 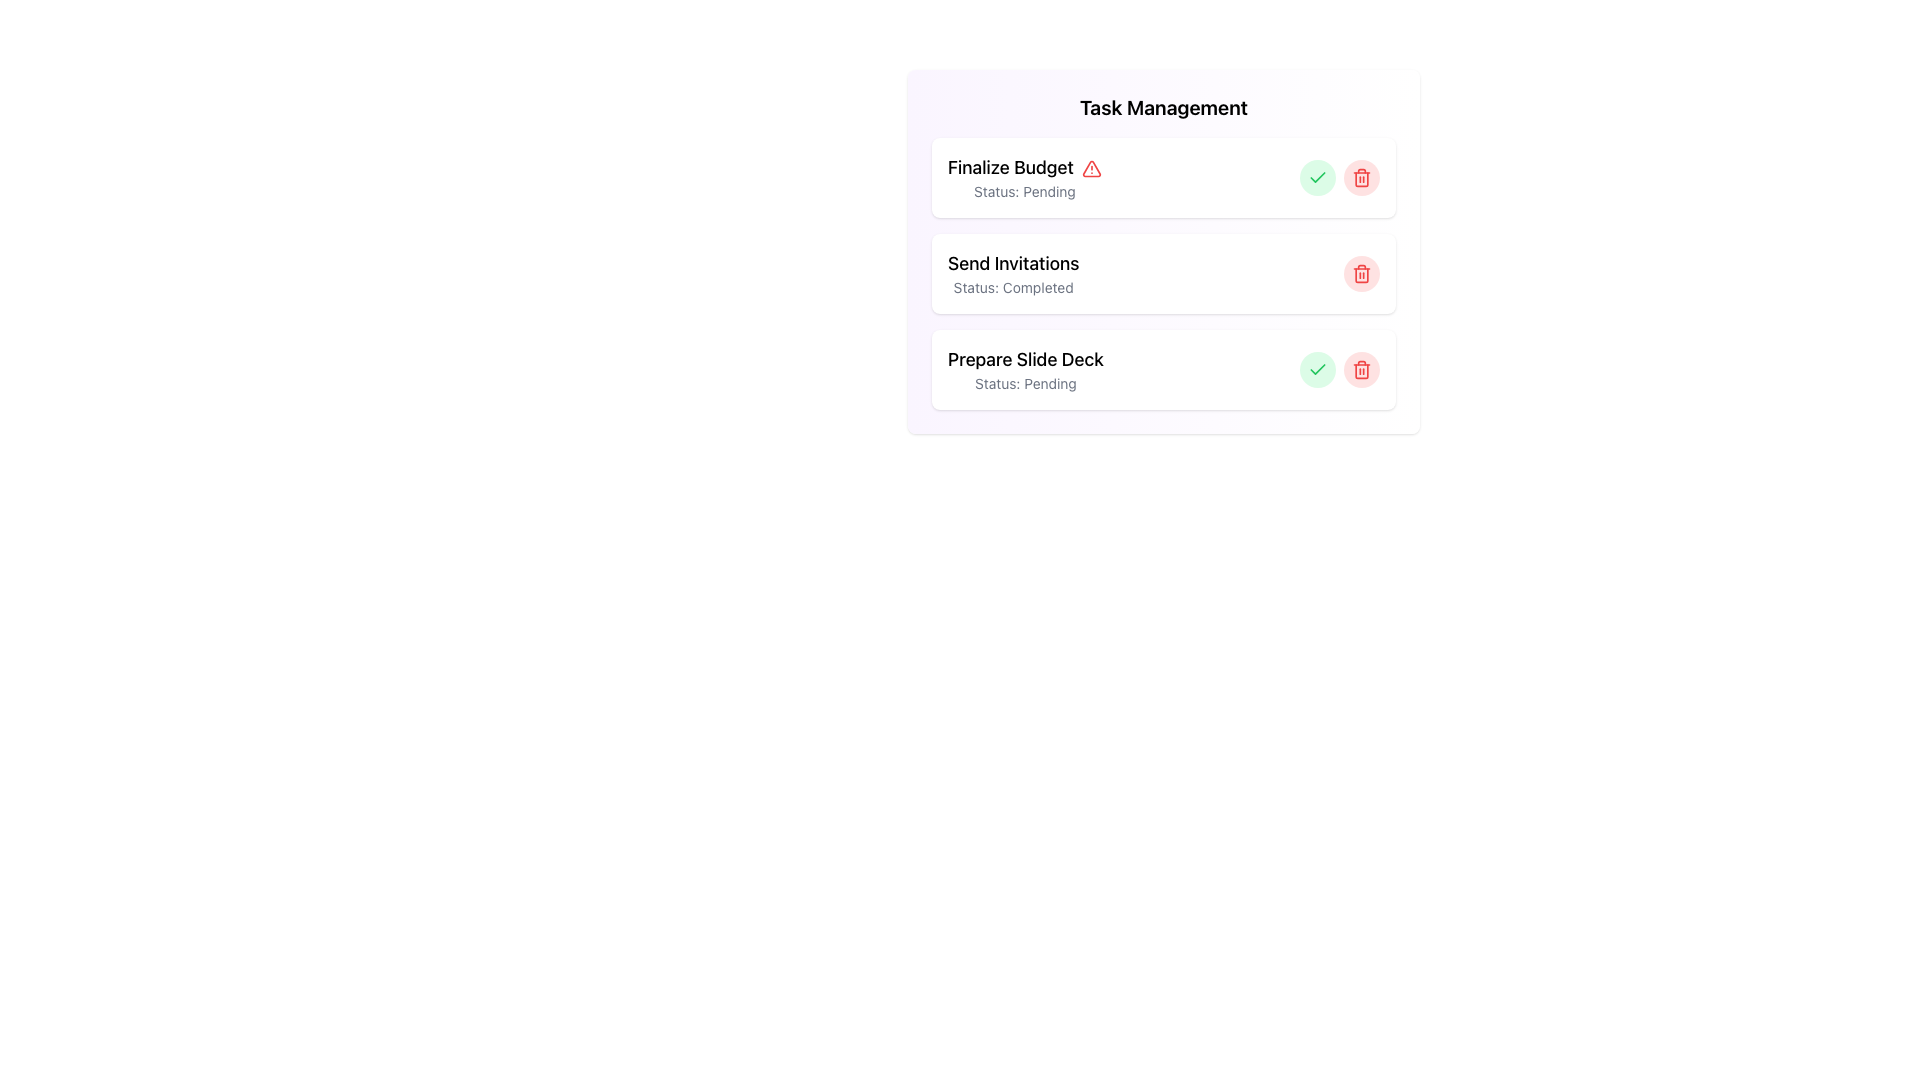 What do you see at coordinates (1013, 288) in the screenshot?
I see `the static text label reading 'Status: Completed,' which is located beneath the bold header 'Send Invitations' in the task management interface` at bounding box center [1013, 288].